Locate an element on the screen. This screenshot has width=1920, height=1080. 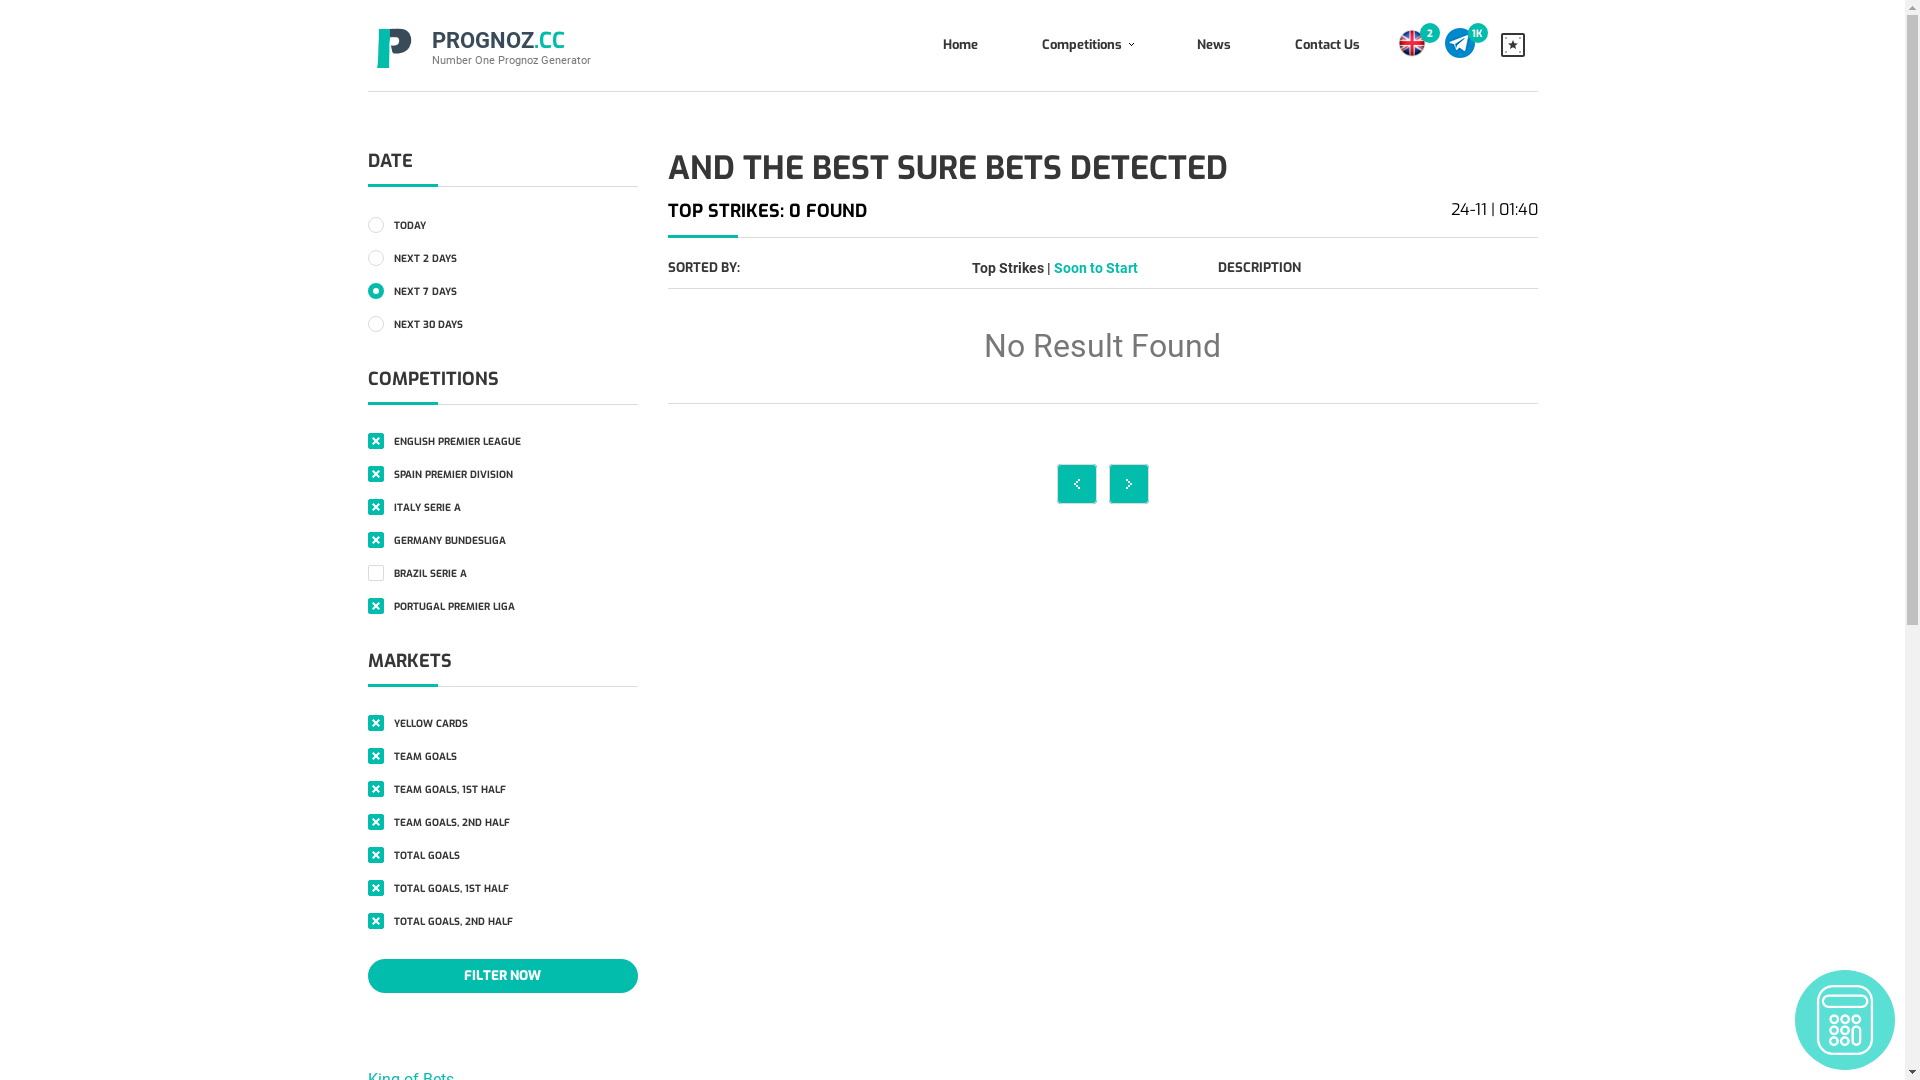
'NEXT 30 DAYS' is located at coordinates (368, 322).